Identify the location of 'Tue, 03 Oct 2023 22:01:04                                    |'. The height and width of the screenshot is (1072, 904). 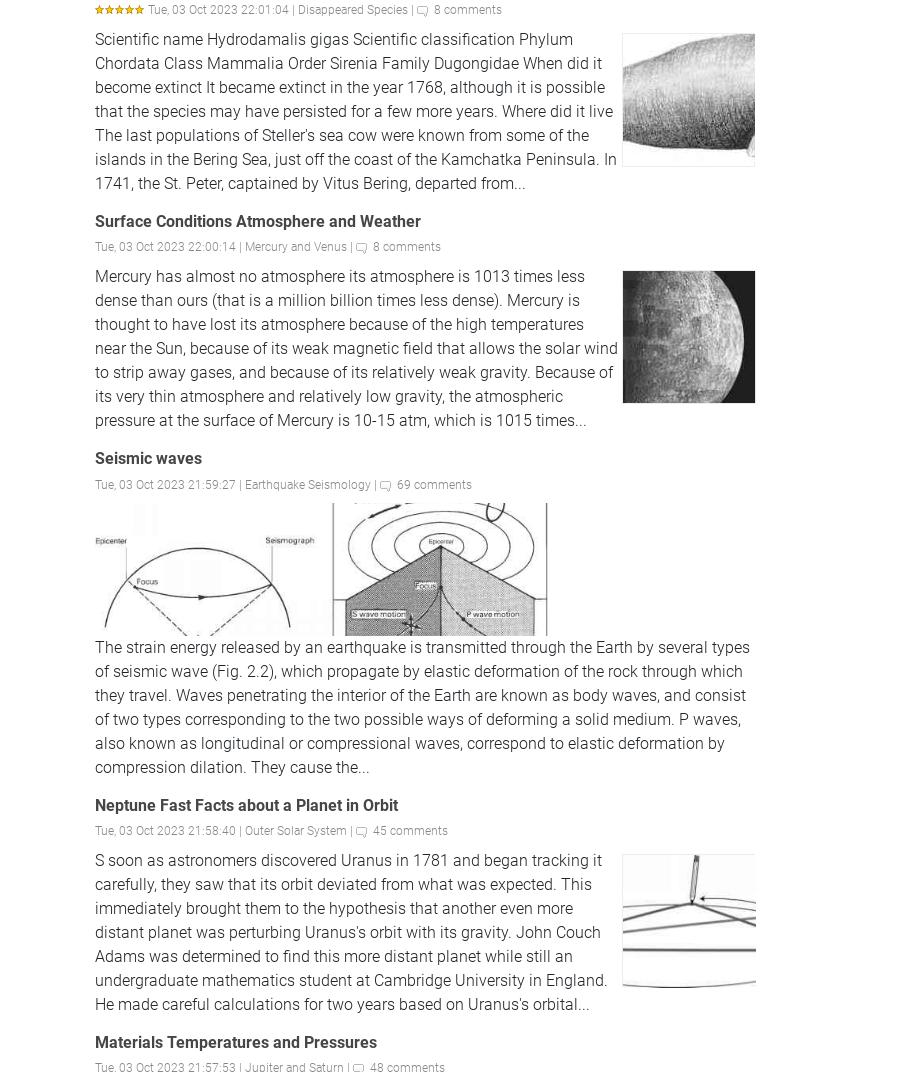
(223, 8).